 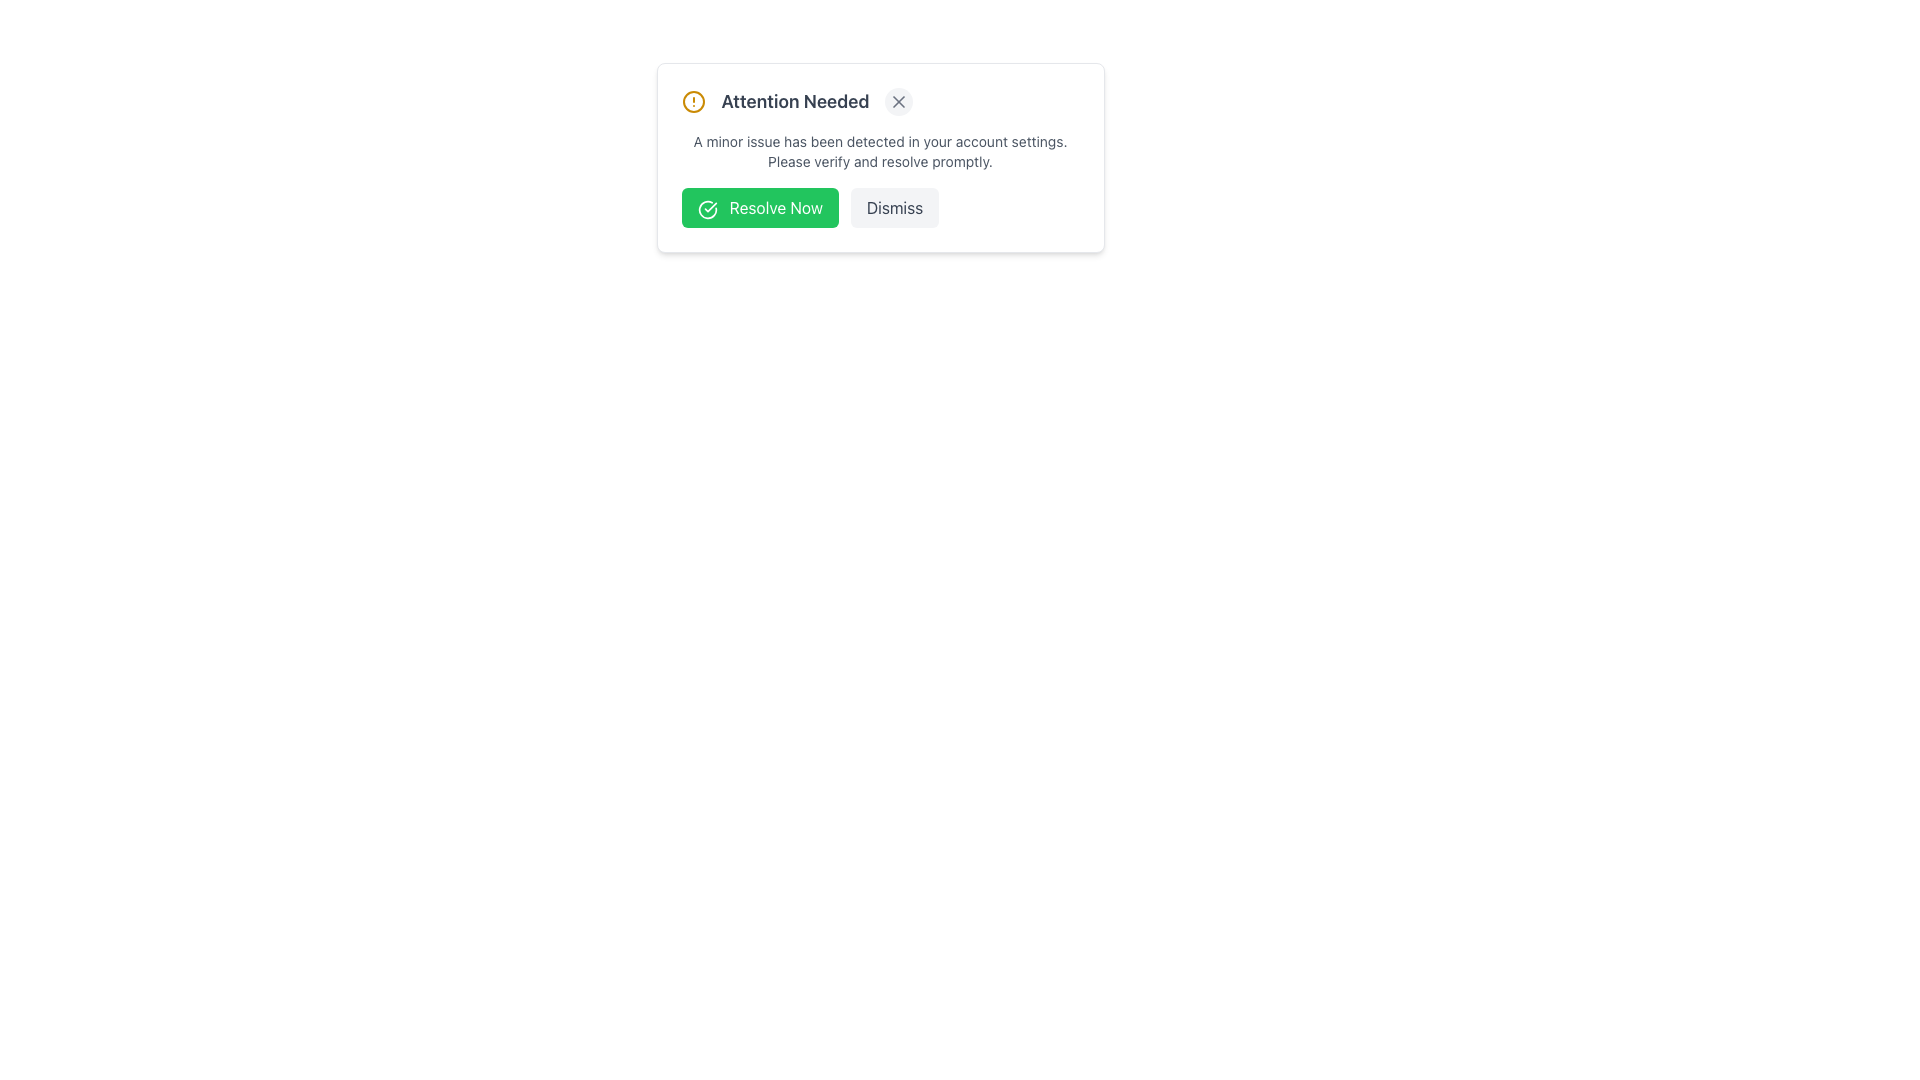 I want to click on the circular close button with a gray background and 'X' icon located in the notification area titled 'Attention Needed', so click(x=898, y=101).